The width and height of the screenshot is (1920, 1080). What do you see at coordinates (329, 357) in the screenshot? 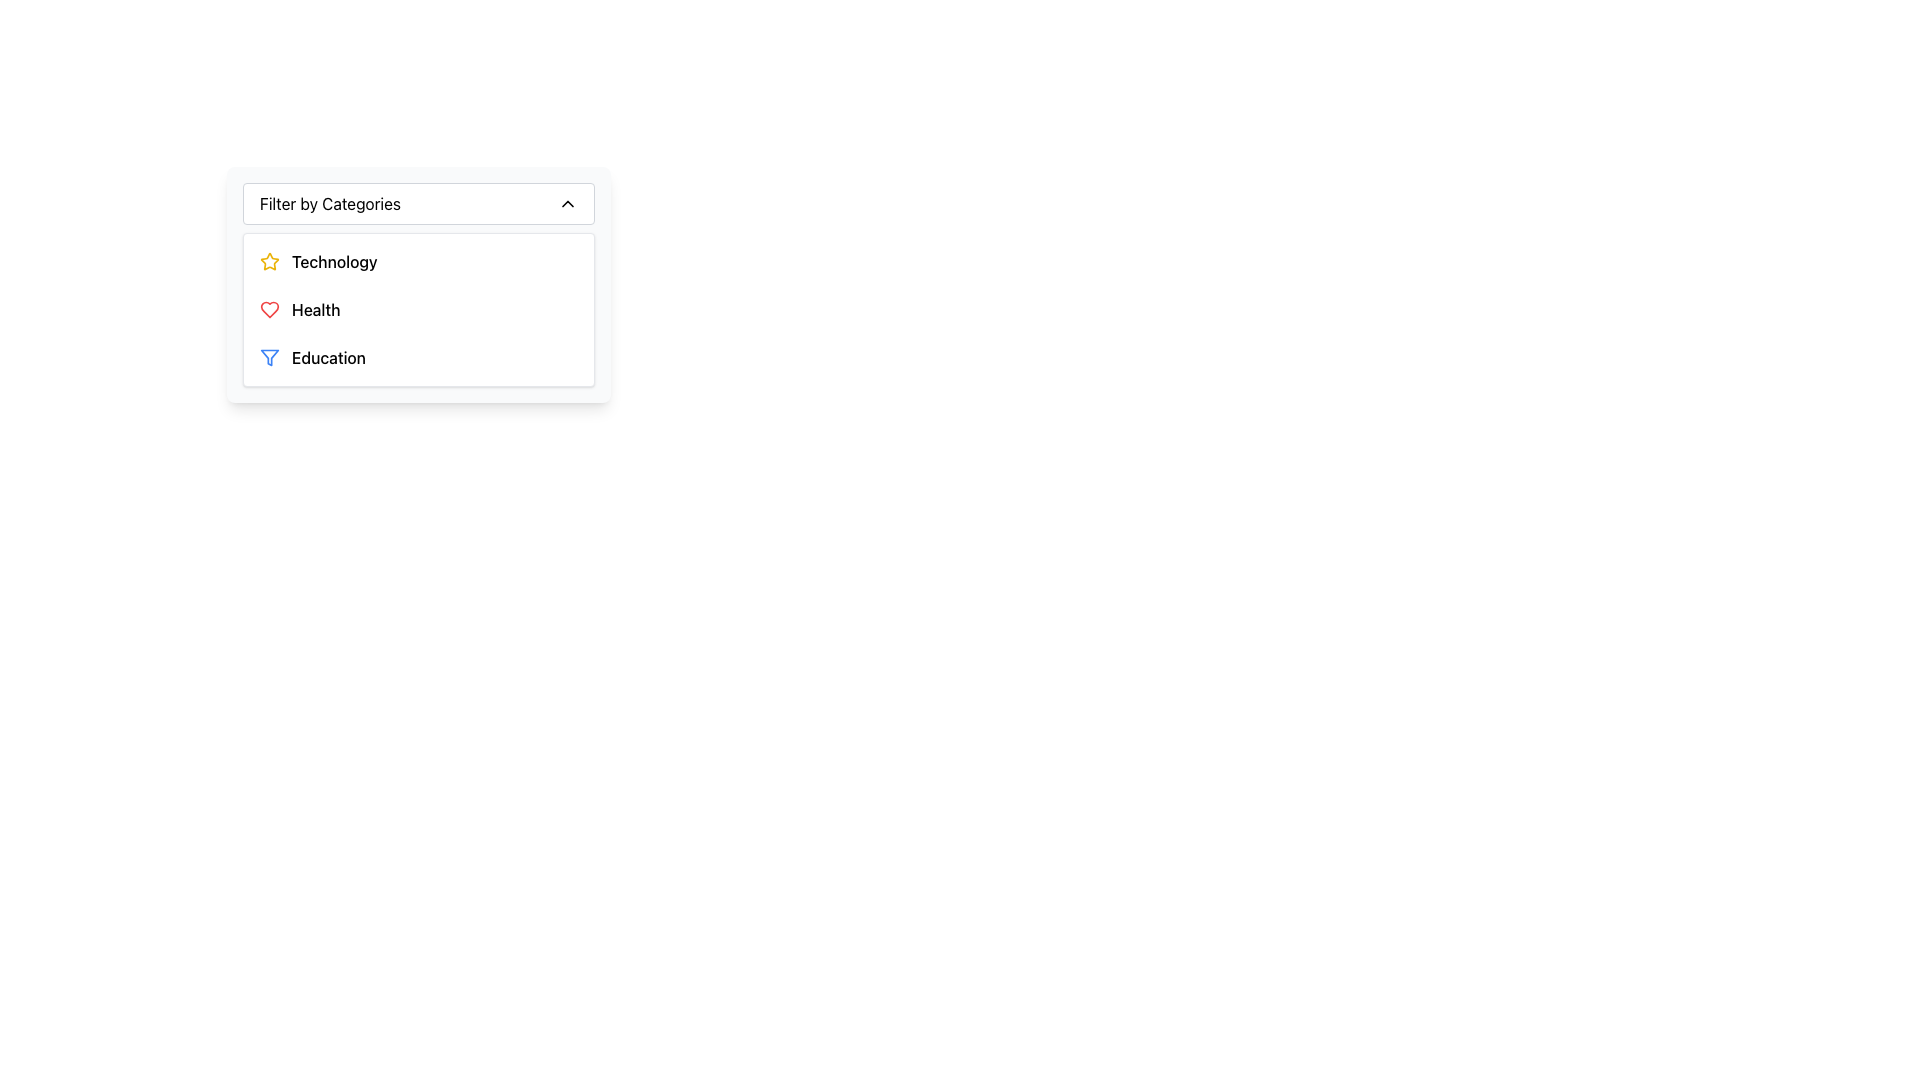
I see `the 'Education' label, which is the third entry in the dropdown list under 'Filter by Categories'` at bounding box center [329, 357].